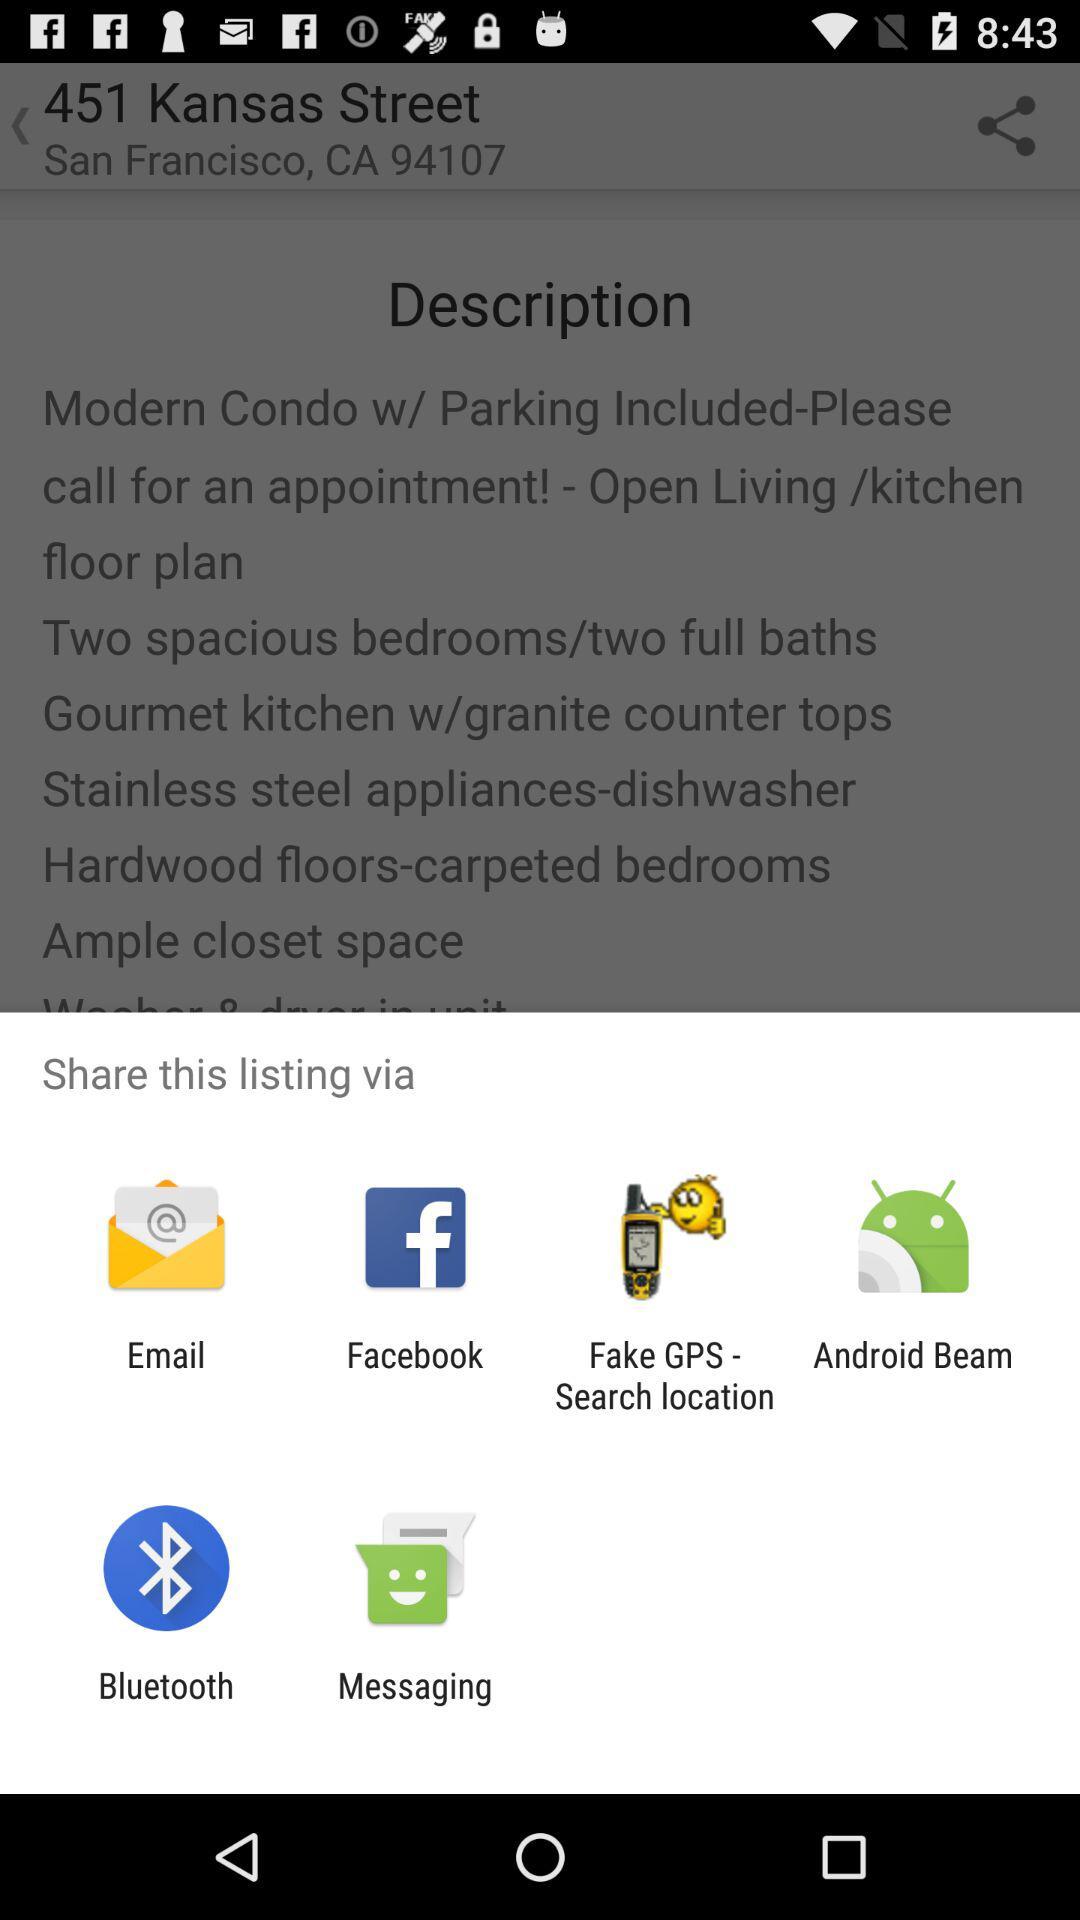  Describe the element at coordinates (165, 1374) in the screenshot. I see `the app to the left of facebook item` at that location.